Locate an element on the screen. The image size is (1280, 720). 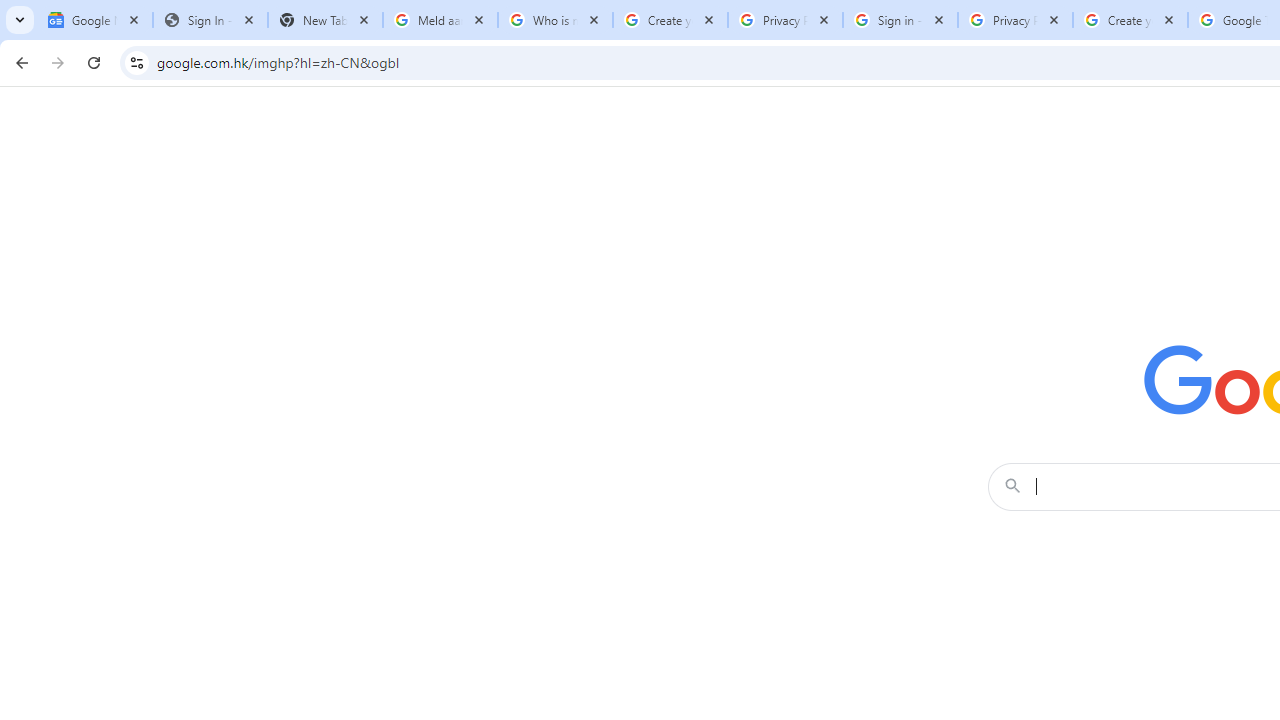
'Sign In - USA TODAY' is located at coordinates (209, 20).